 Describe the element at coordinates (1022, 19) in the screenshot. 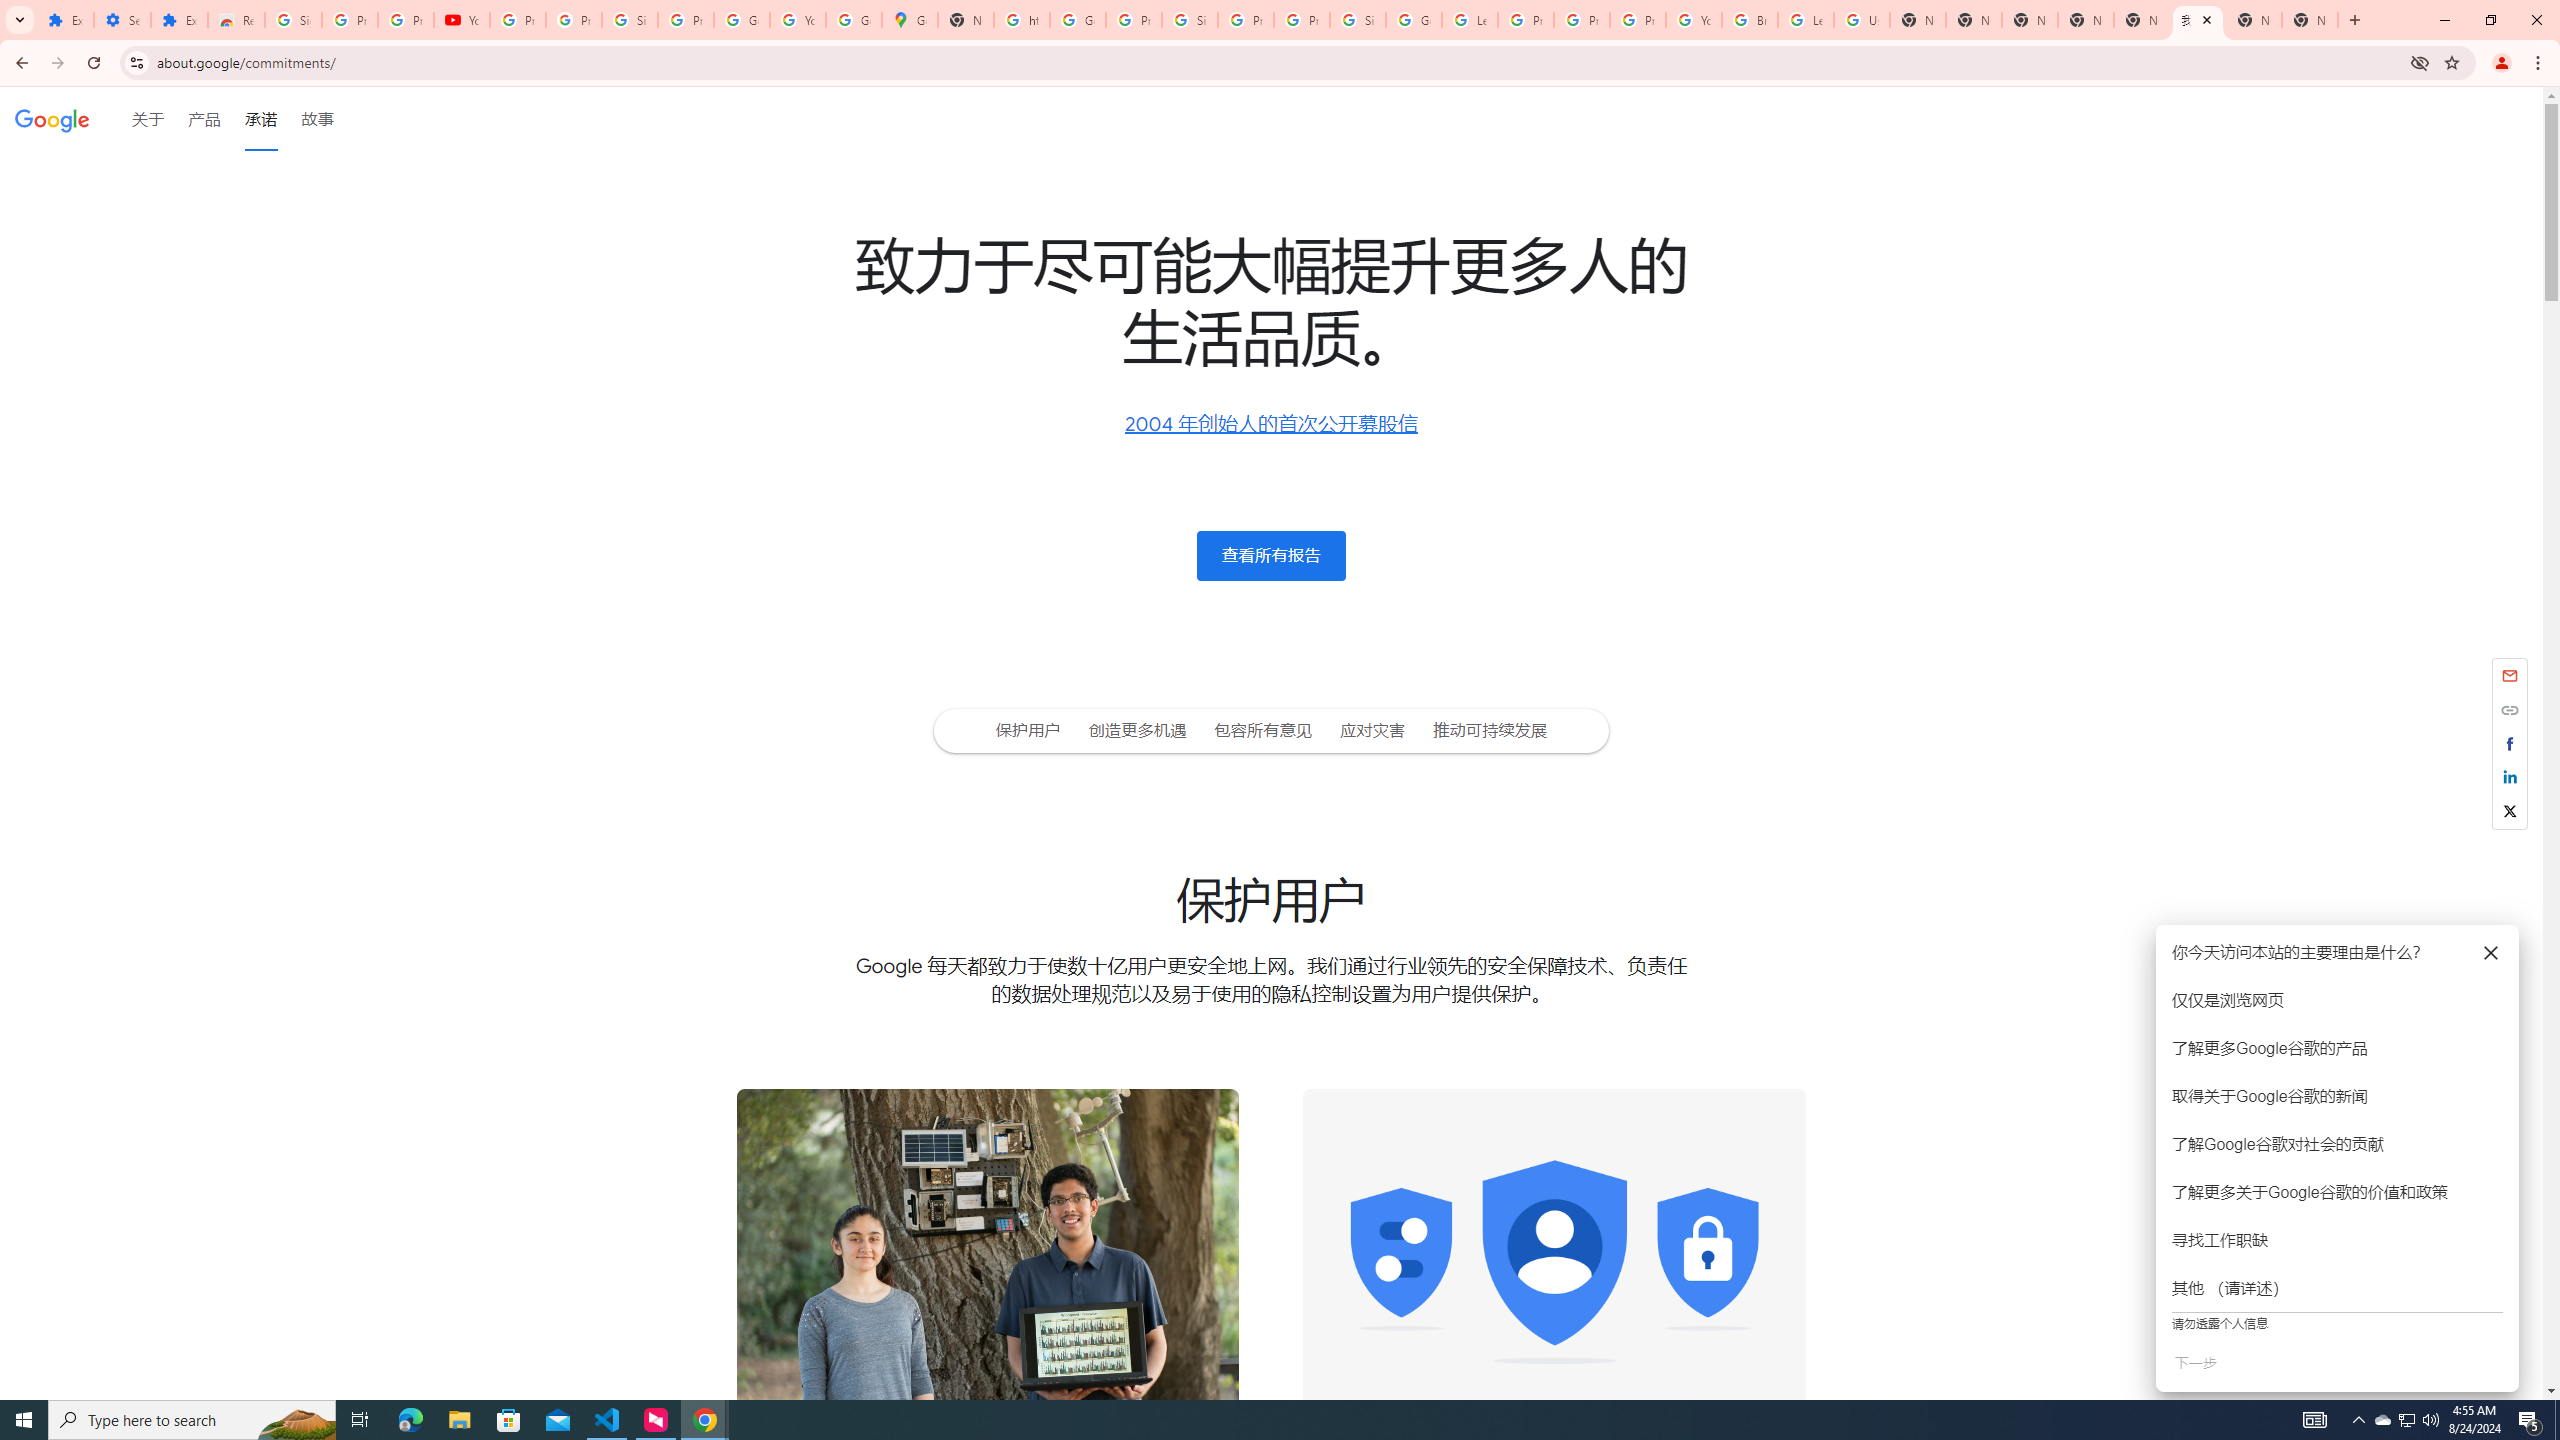

I see `'https://scholar.google.com/'` at that location.